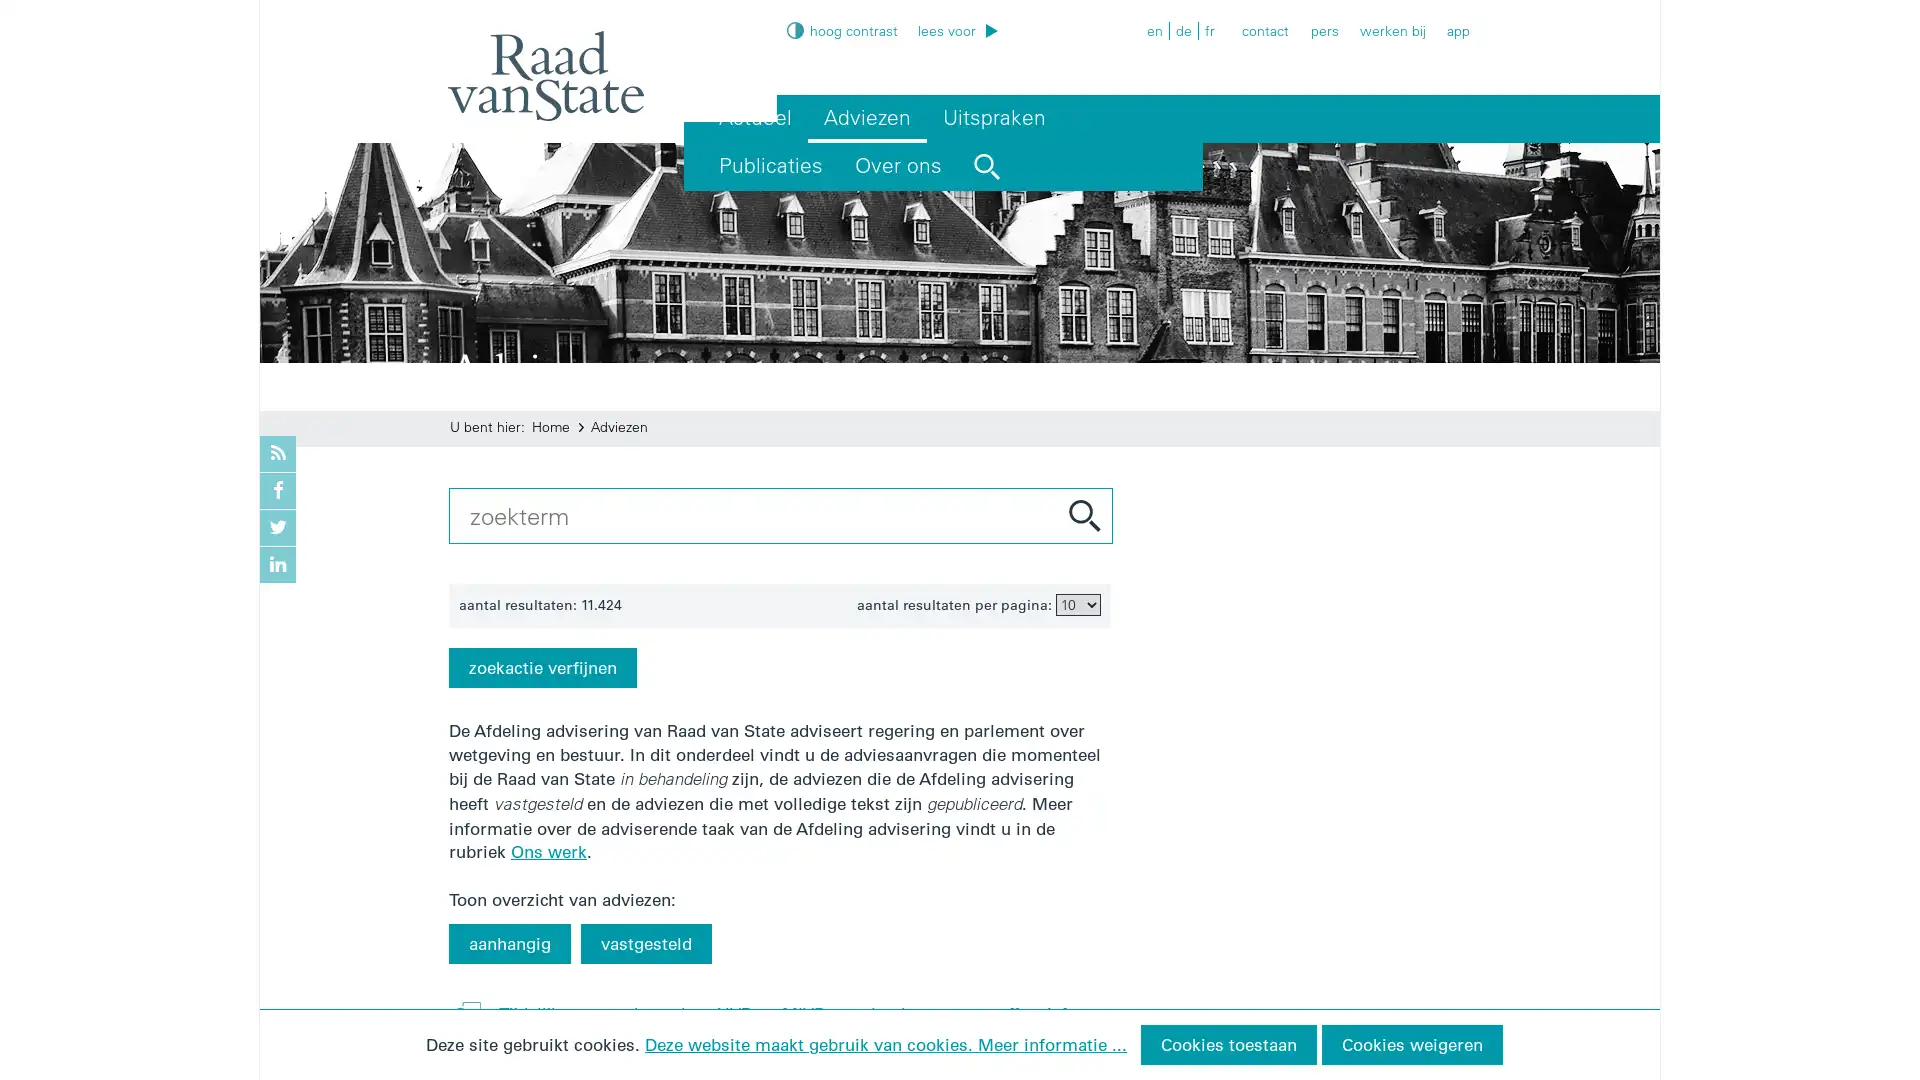 The height and width of the screenshot is (1080, 1920). I want to click on Cookies weigeren, so click(1410, 1044).